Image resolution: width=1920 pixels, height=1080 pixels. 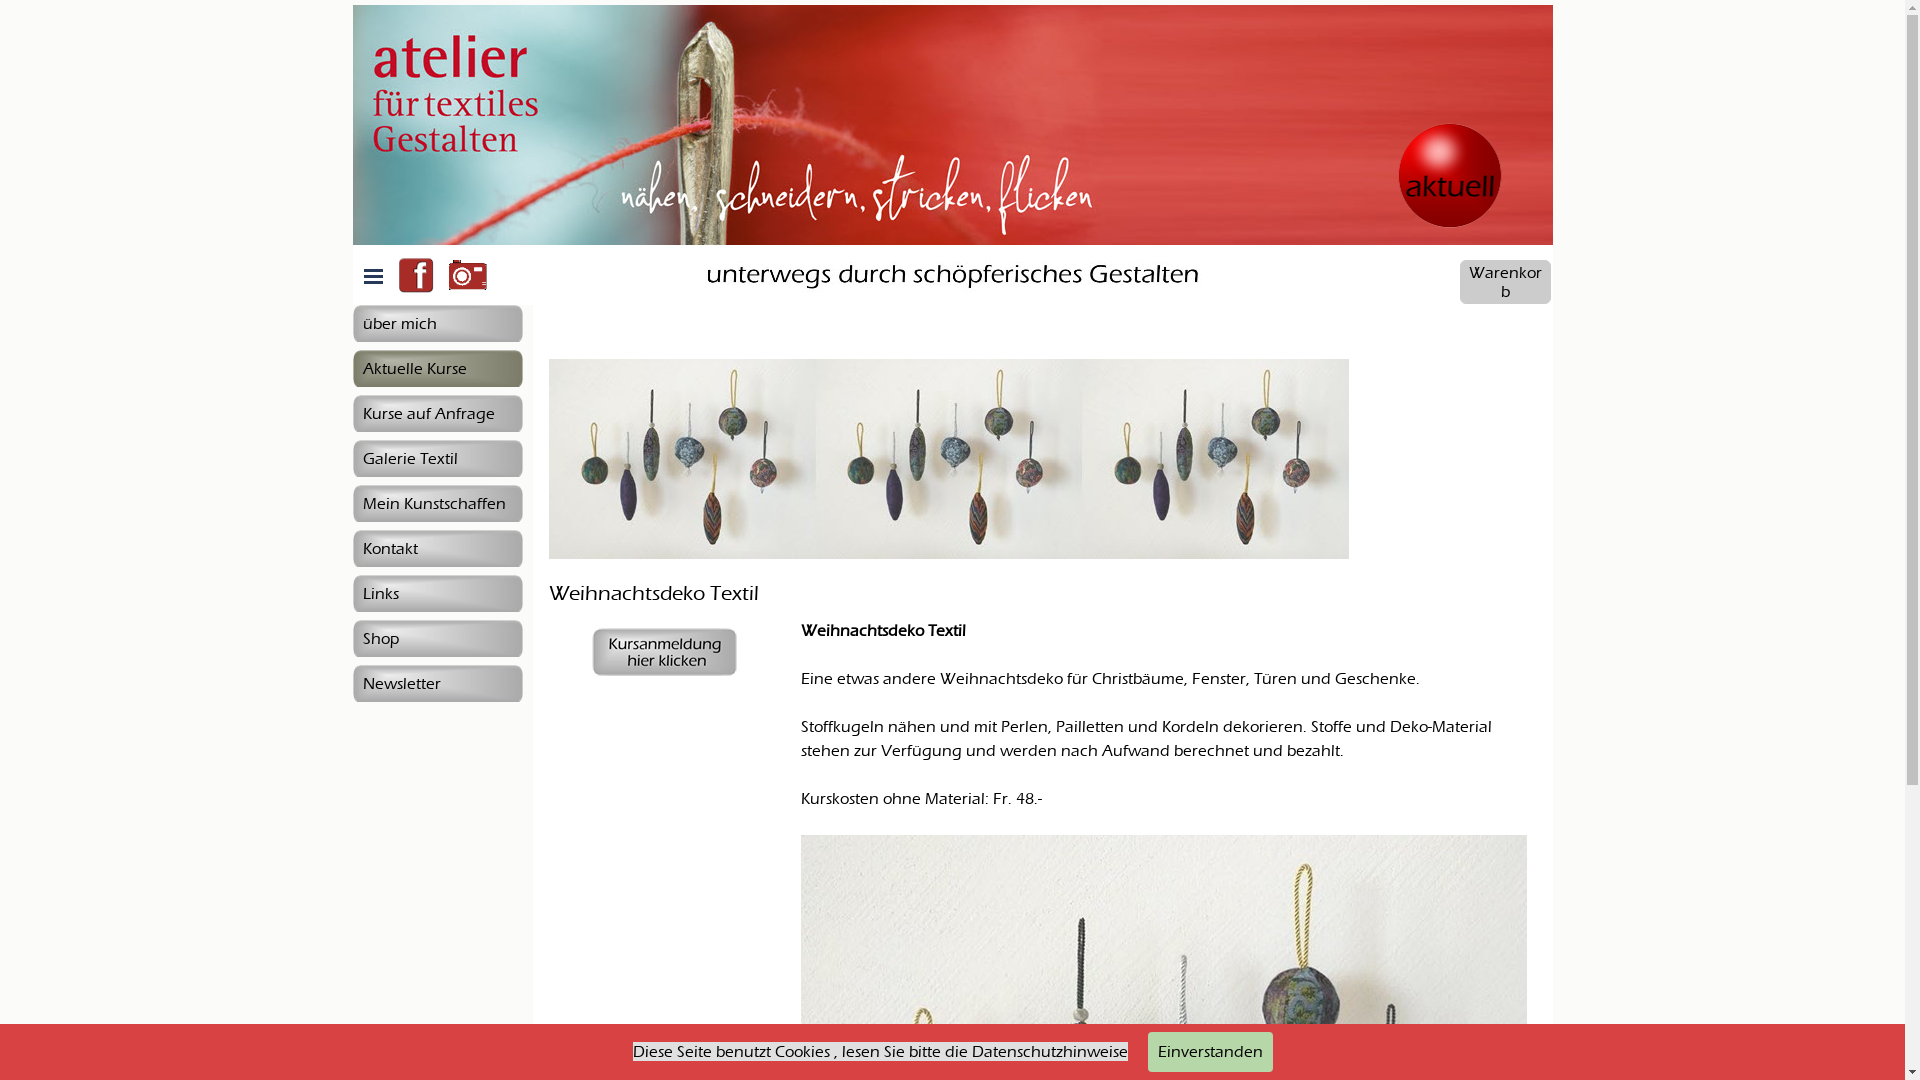 I want to click on 'Newsletter', so click(x=435, y=682).